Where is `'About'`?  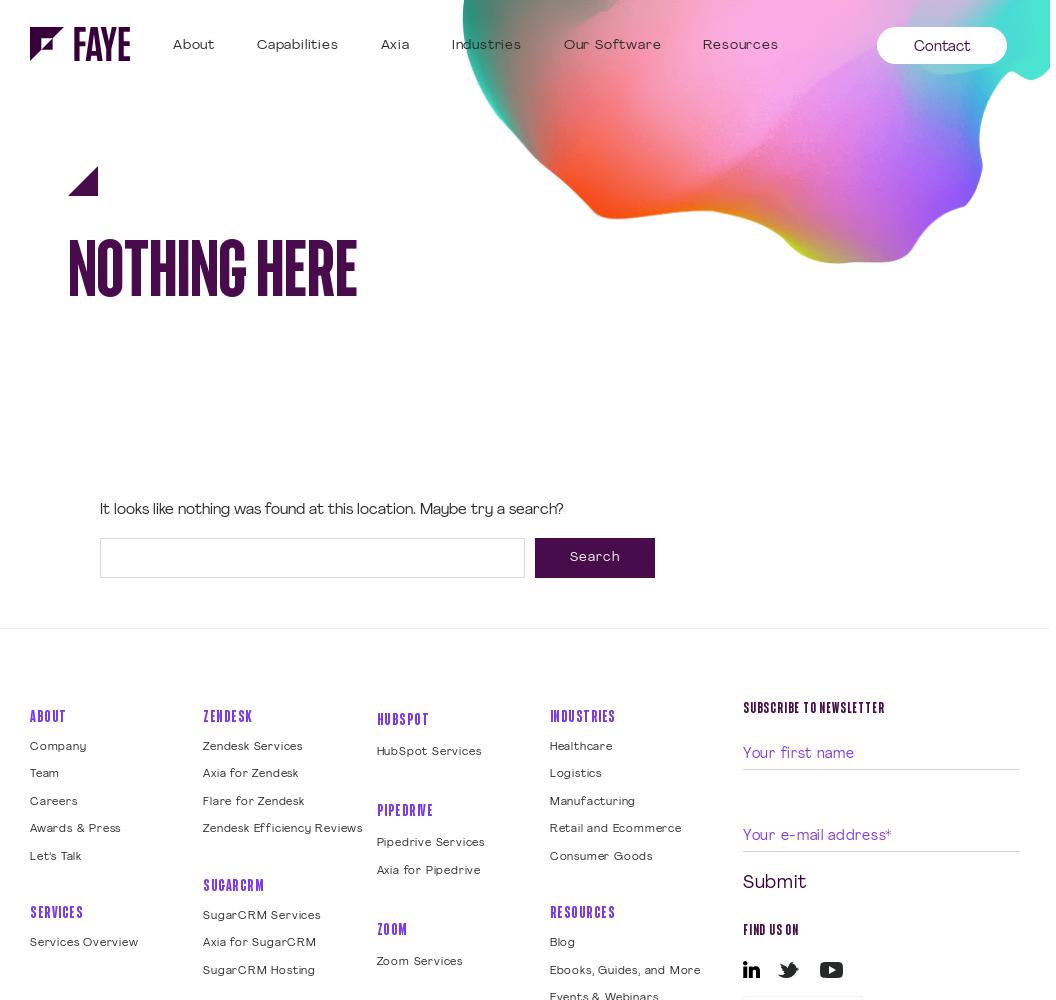 'About' is located at coordinates (48, 714).